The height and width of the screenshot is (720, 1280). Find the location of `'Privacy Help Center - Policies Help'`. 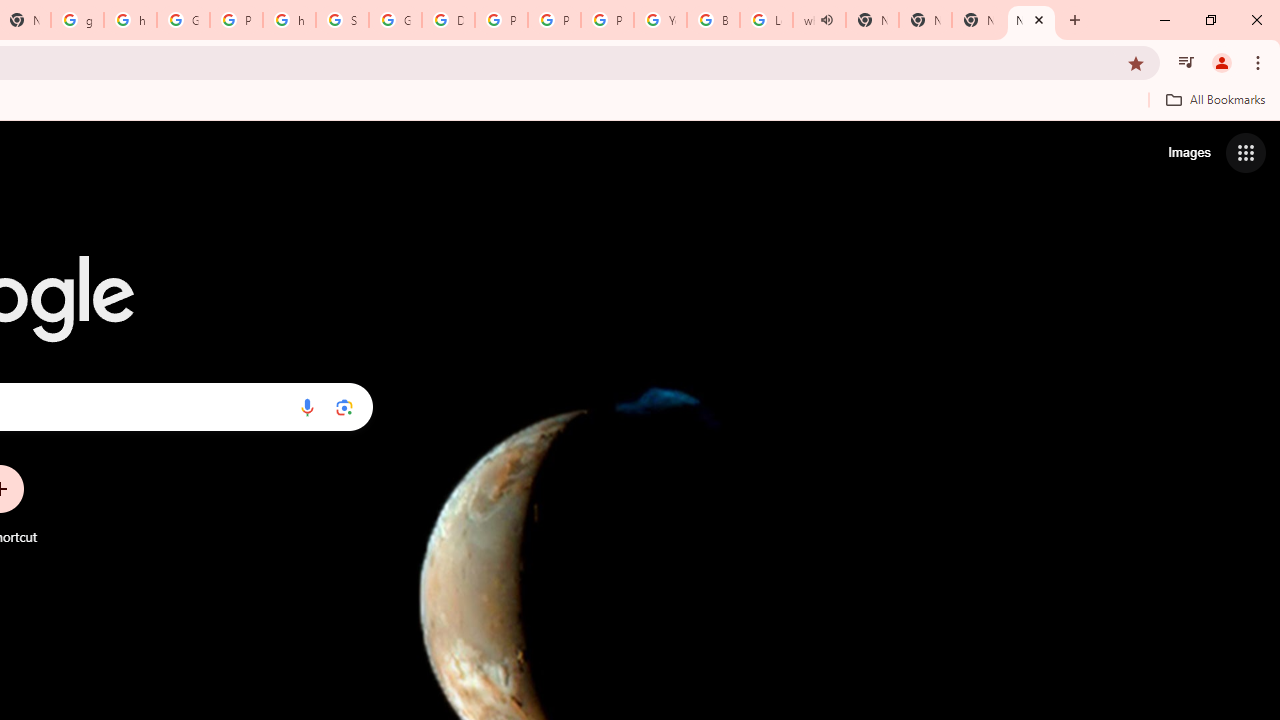

'Privacy Help Center - Policies Help' is located at coordinates (501, 20).